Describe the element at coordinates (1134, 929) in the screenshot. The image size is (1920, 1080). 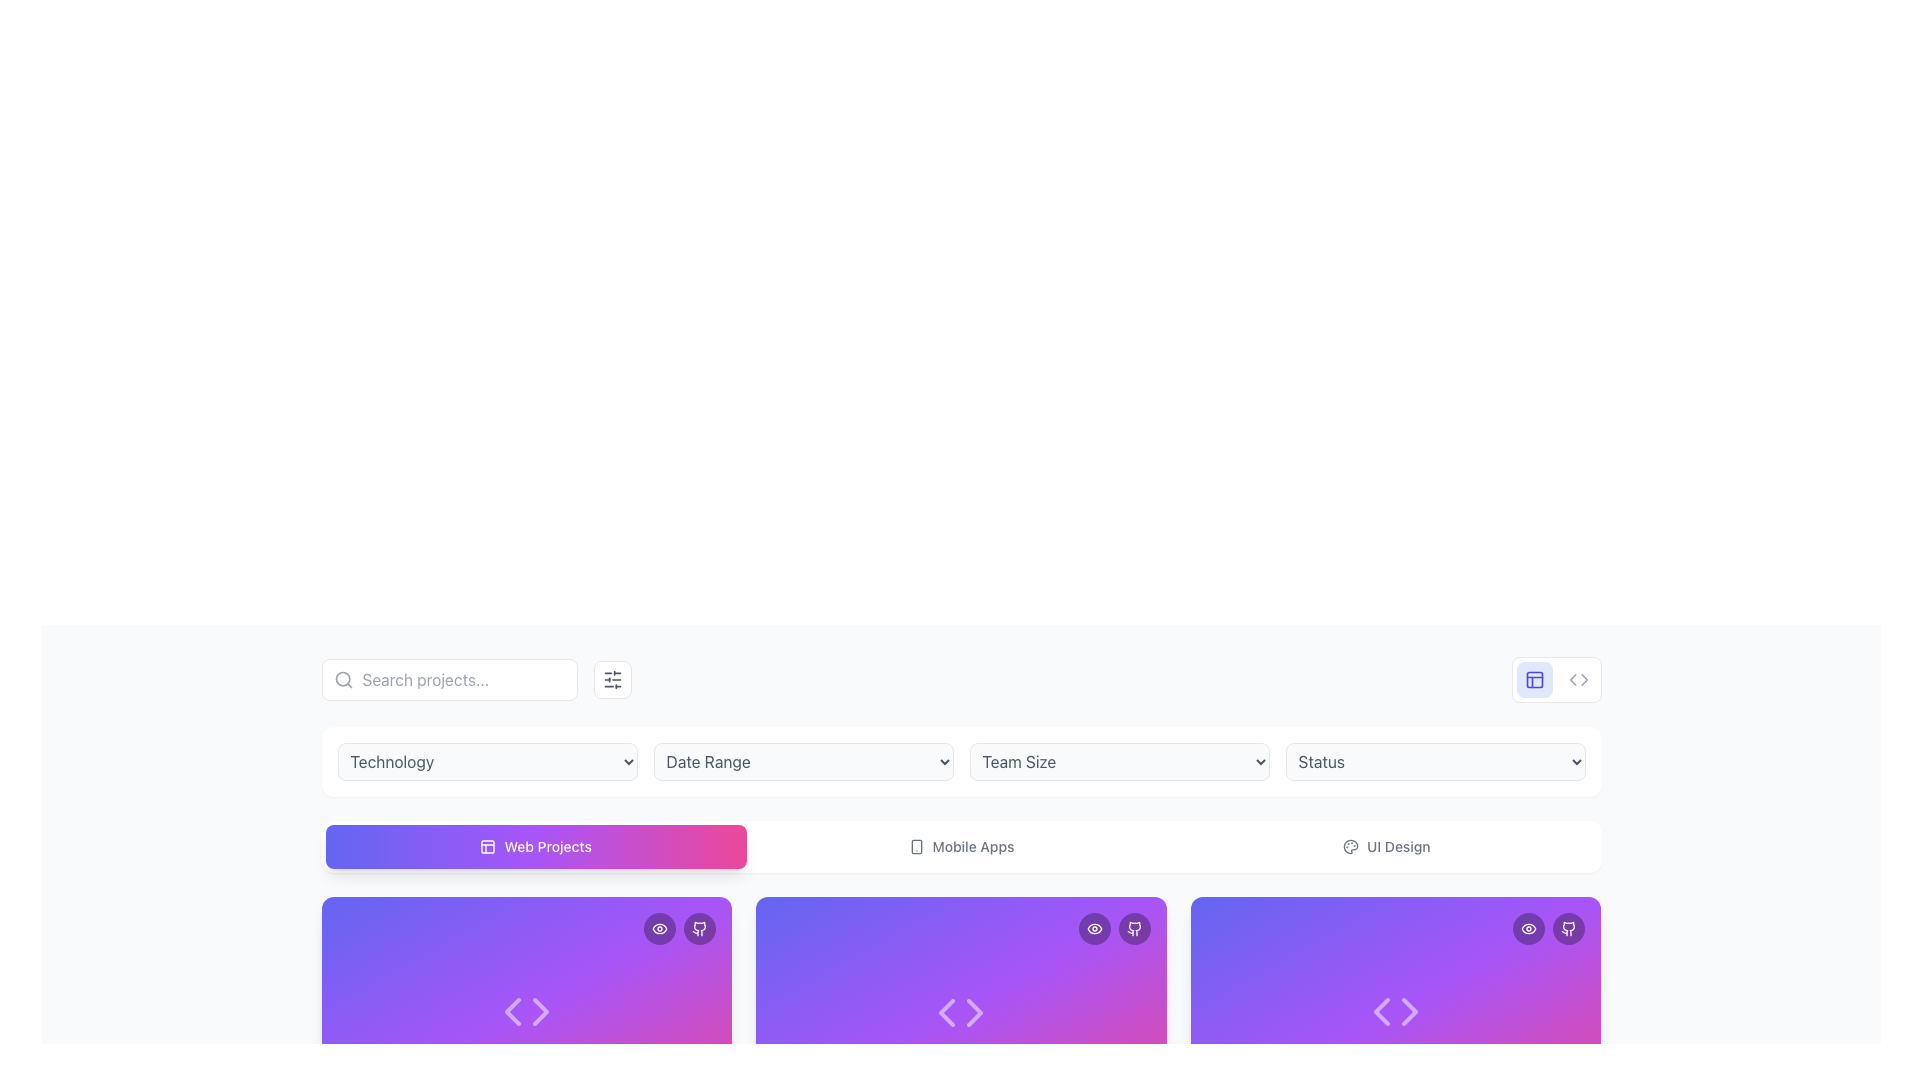
I see `the rightmost icon within the group of small icons at the top-right corner of the card-like structure` at that location.